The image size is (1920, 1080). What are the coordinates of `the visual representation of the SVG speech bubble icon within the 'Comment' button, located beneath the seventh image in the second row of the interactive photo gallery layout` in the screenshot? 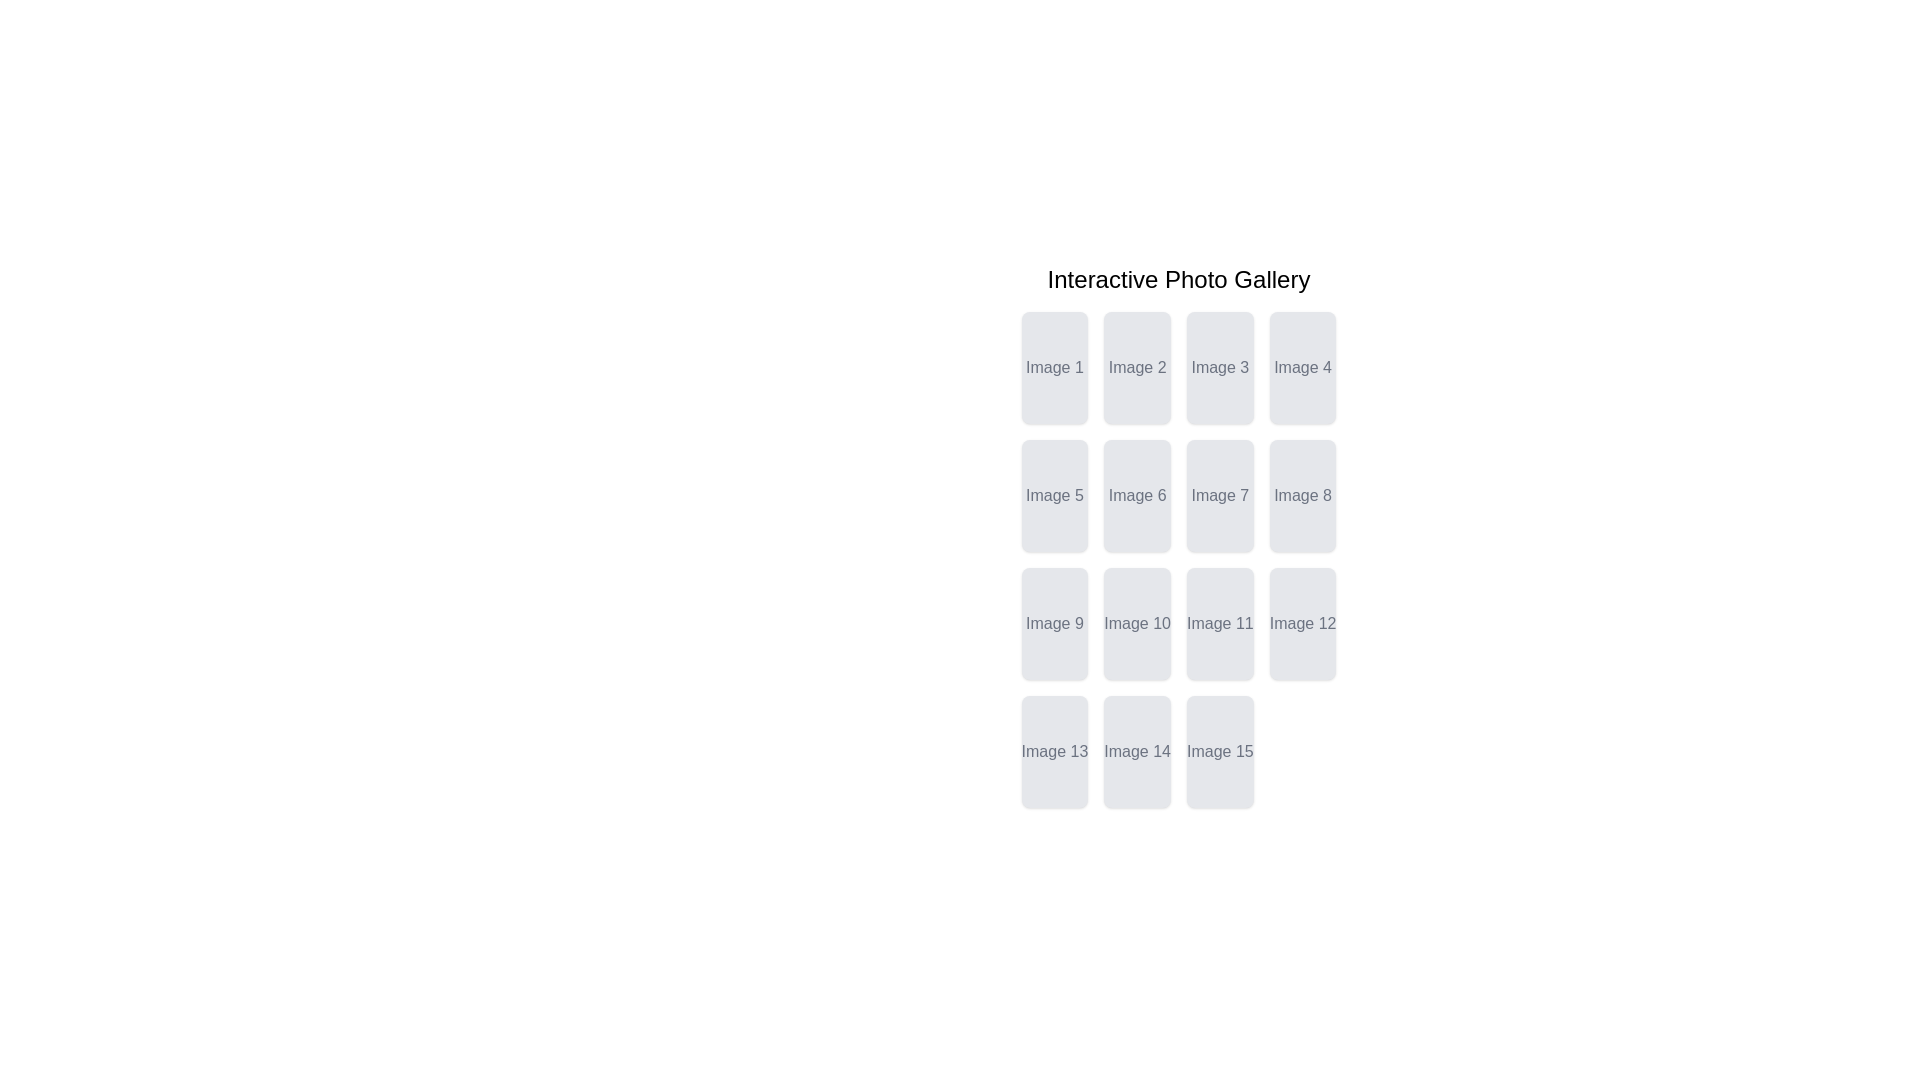 It's located at (1274, 531).